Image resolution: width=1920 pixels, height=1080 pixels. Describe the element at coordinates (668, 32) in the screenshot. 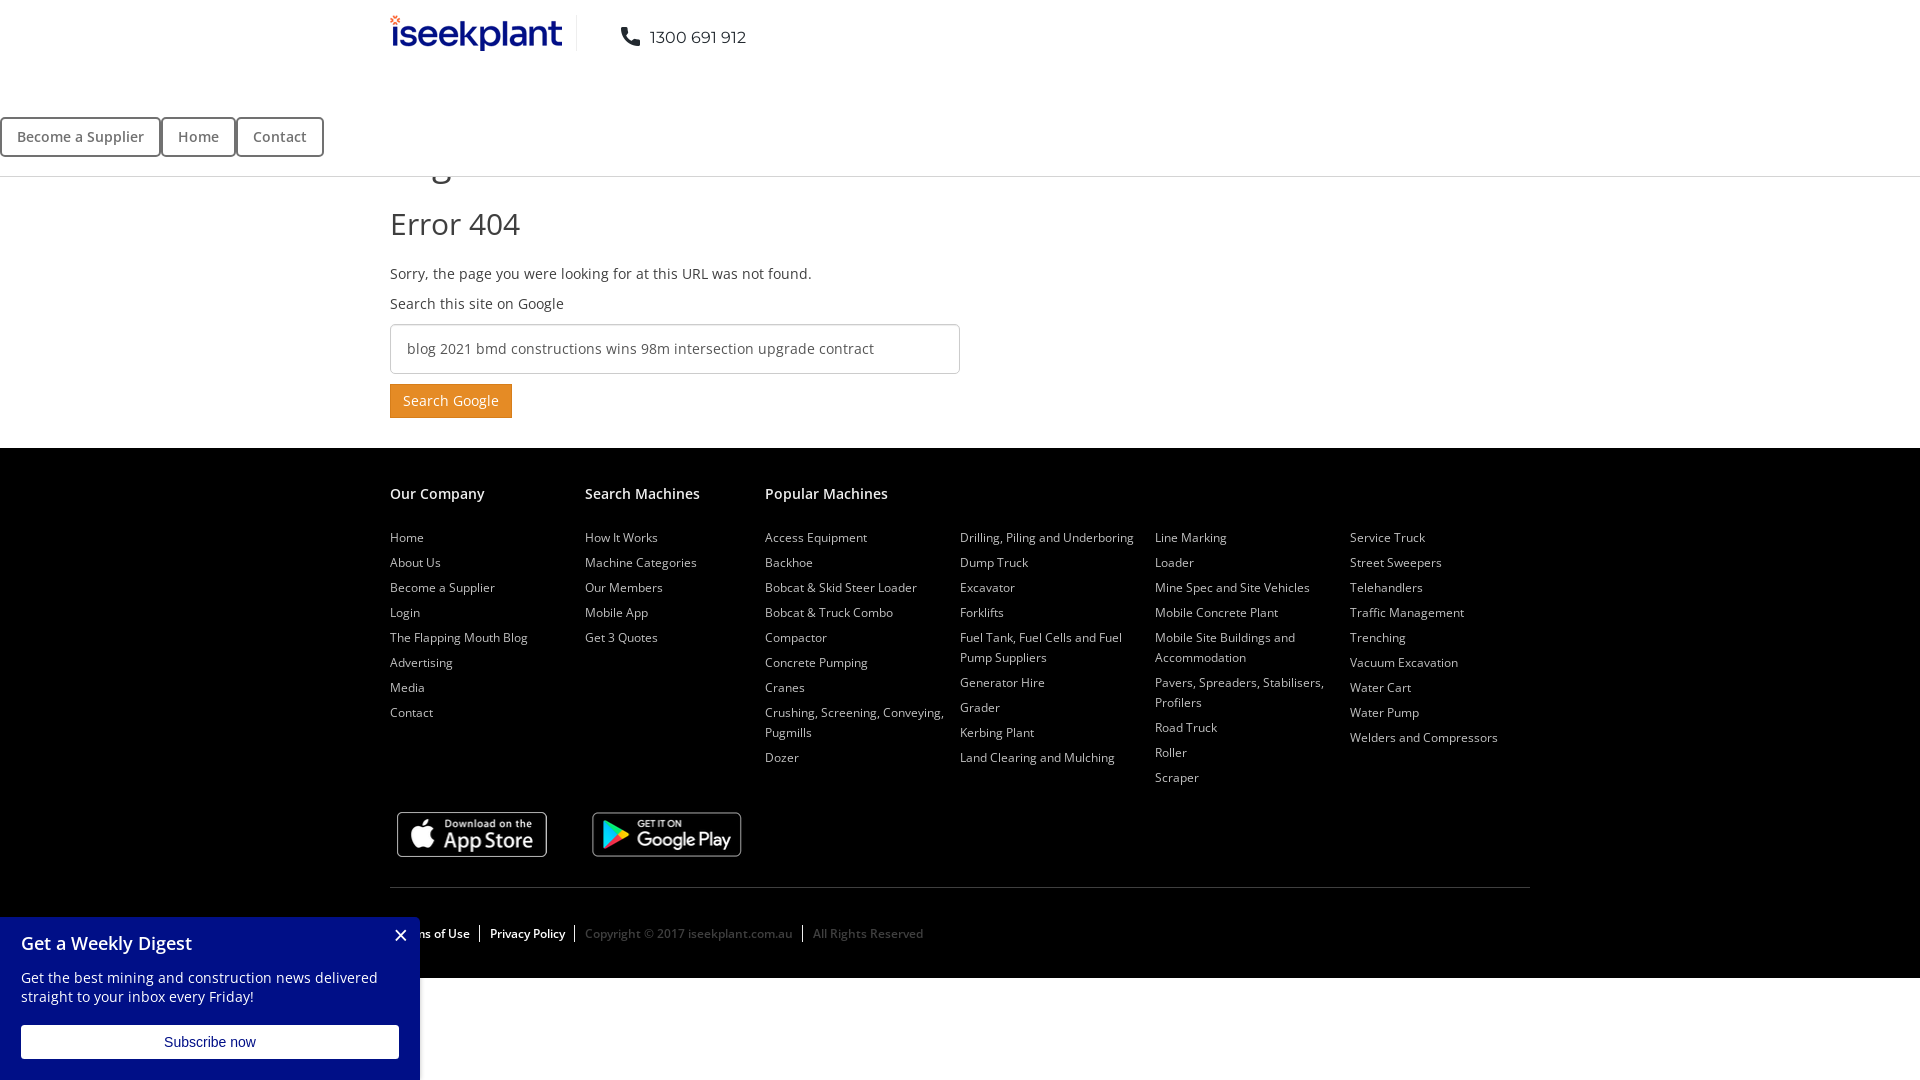

I see `' 1300 691 912'` at that location.